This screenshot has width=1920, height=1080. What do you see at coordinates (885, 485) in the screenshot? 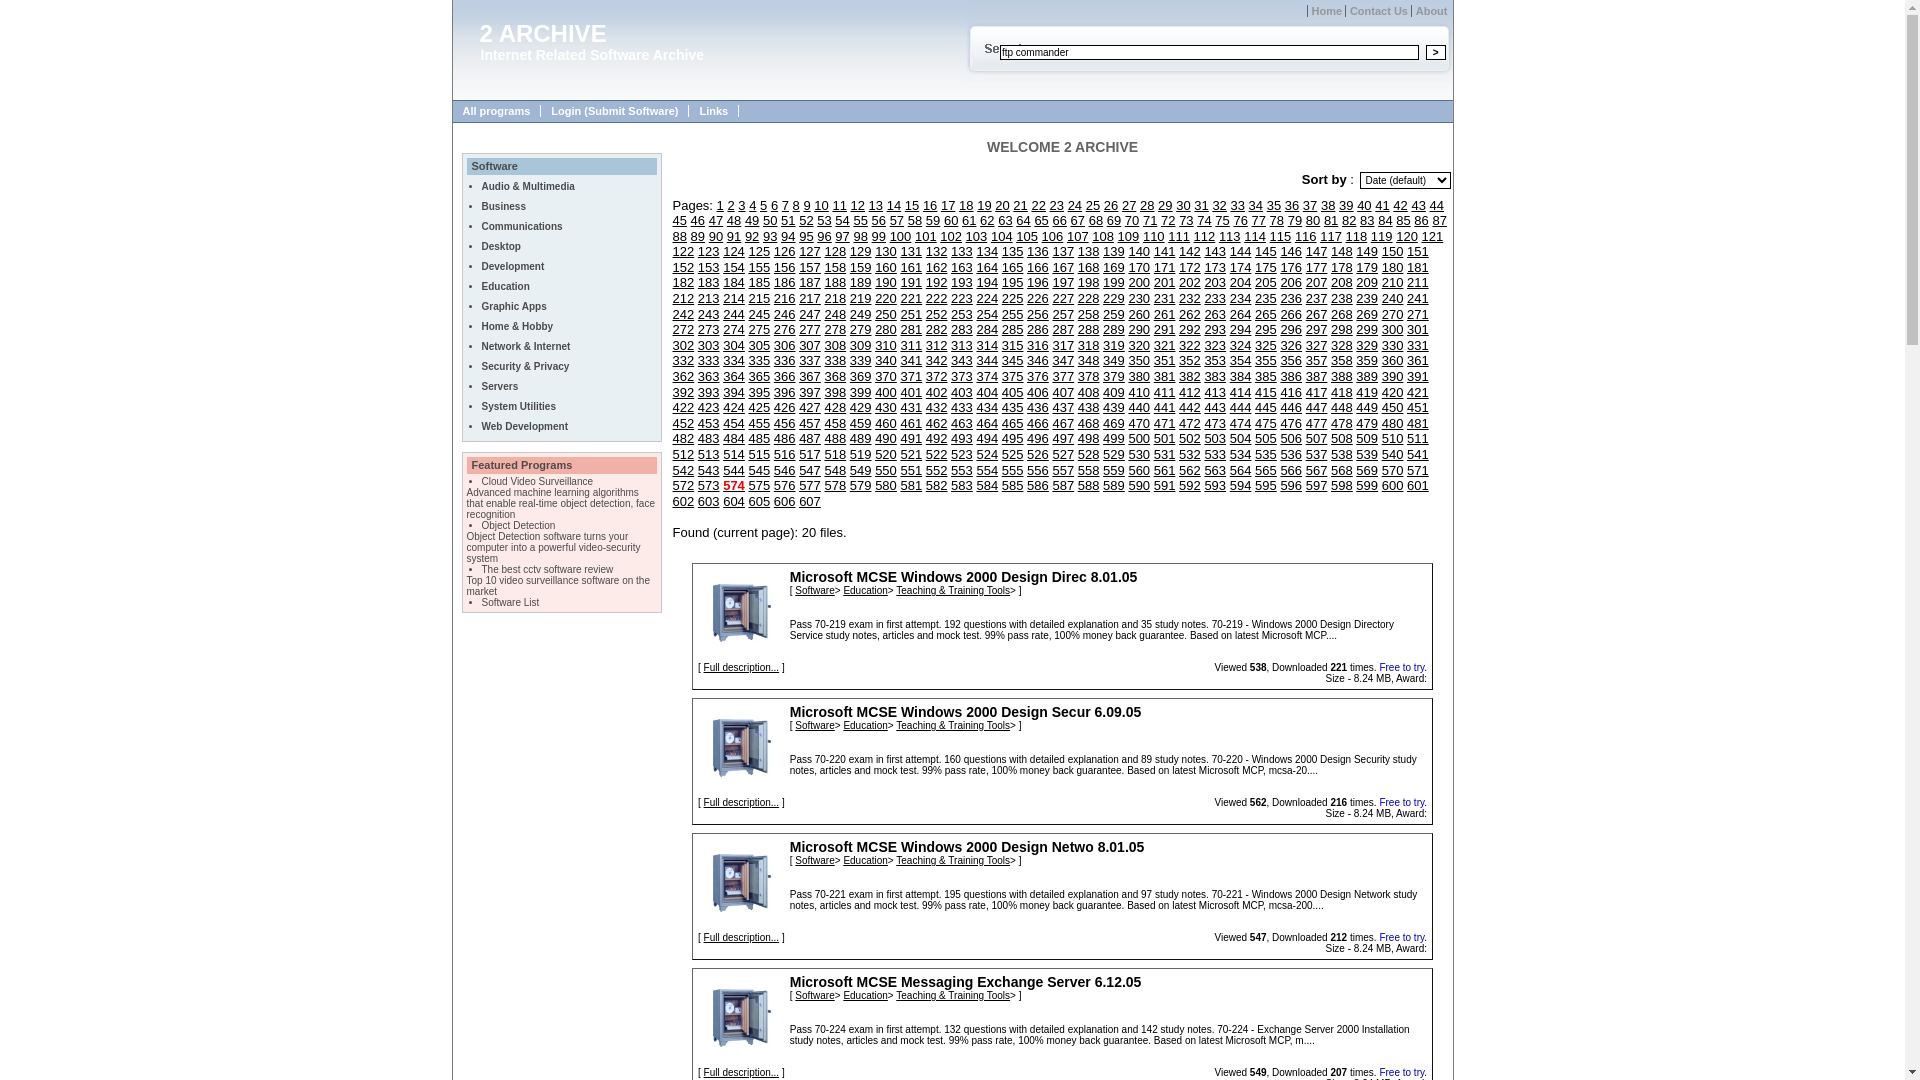
I see `'580'` at bounding box center [885, 485].